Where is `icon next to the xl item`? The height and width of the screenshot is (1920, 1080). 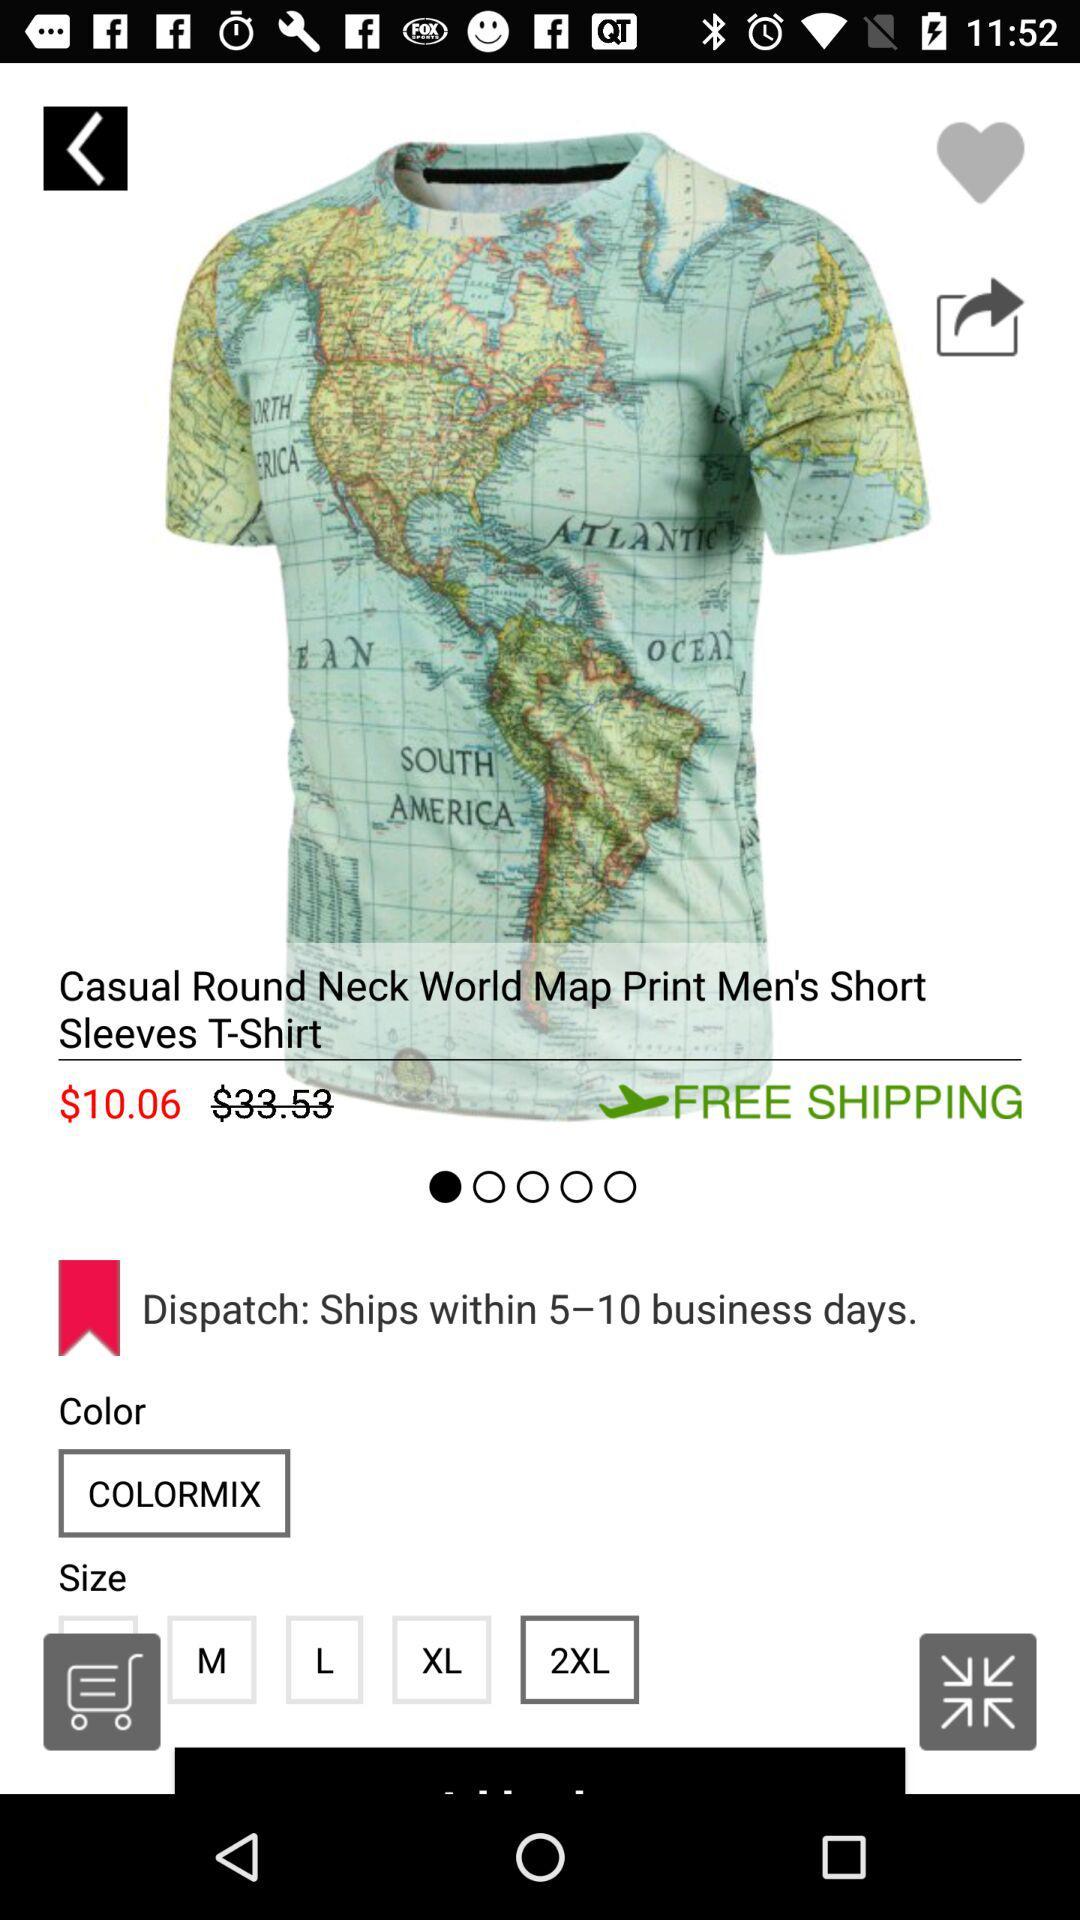
icon next to the xl item is located at coordinates (579, 1659).